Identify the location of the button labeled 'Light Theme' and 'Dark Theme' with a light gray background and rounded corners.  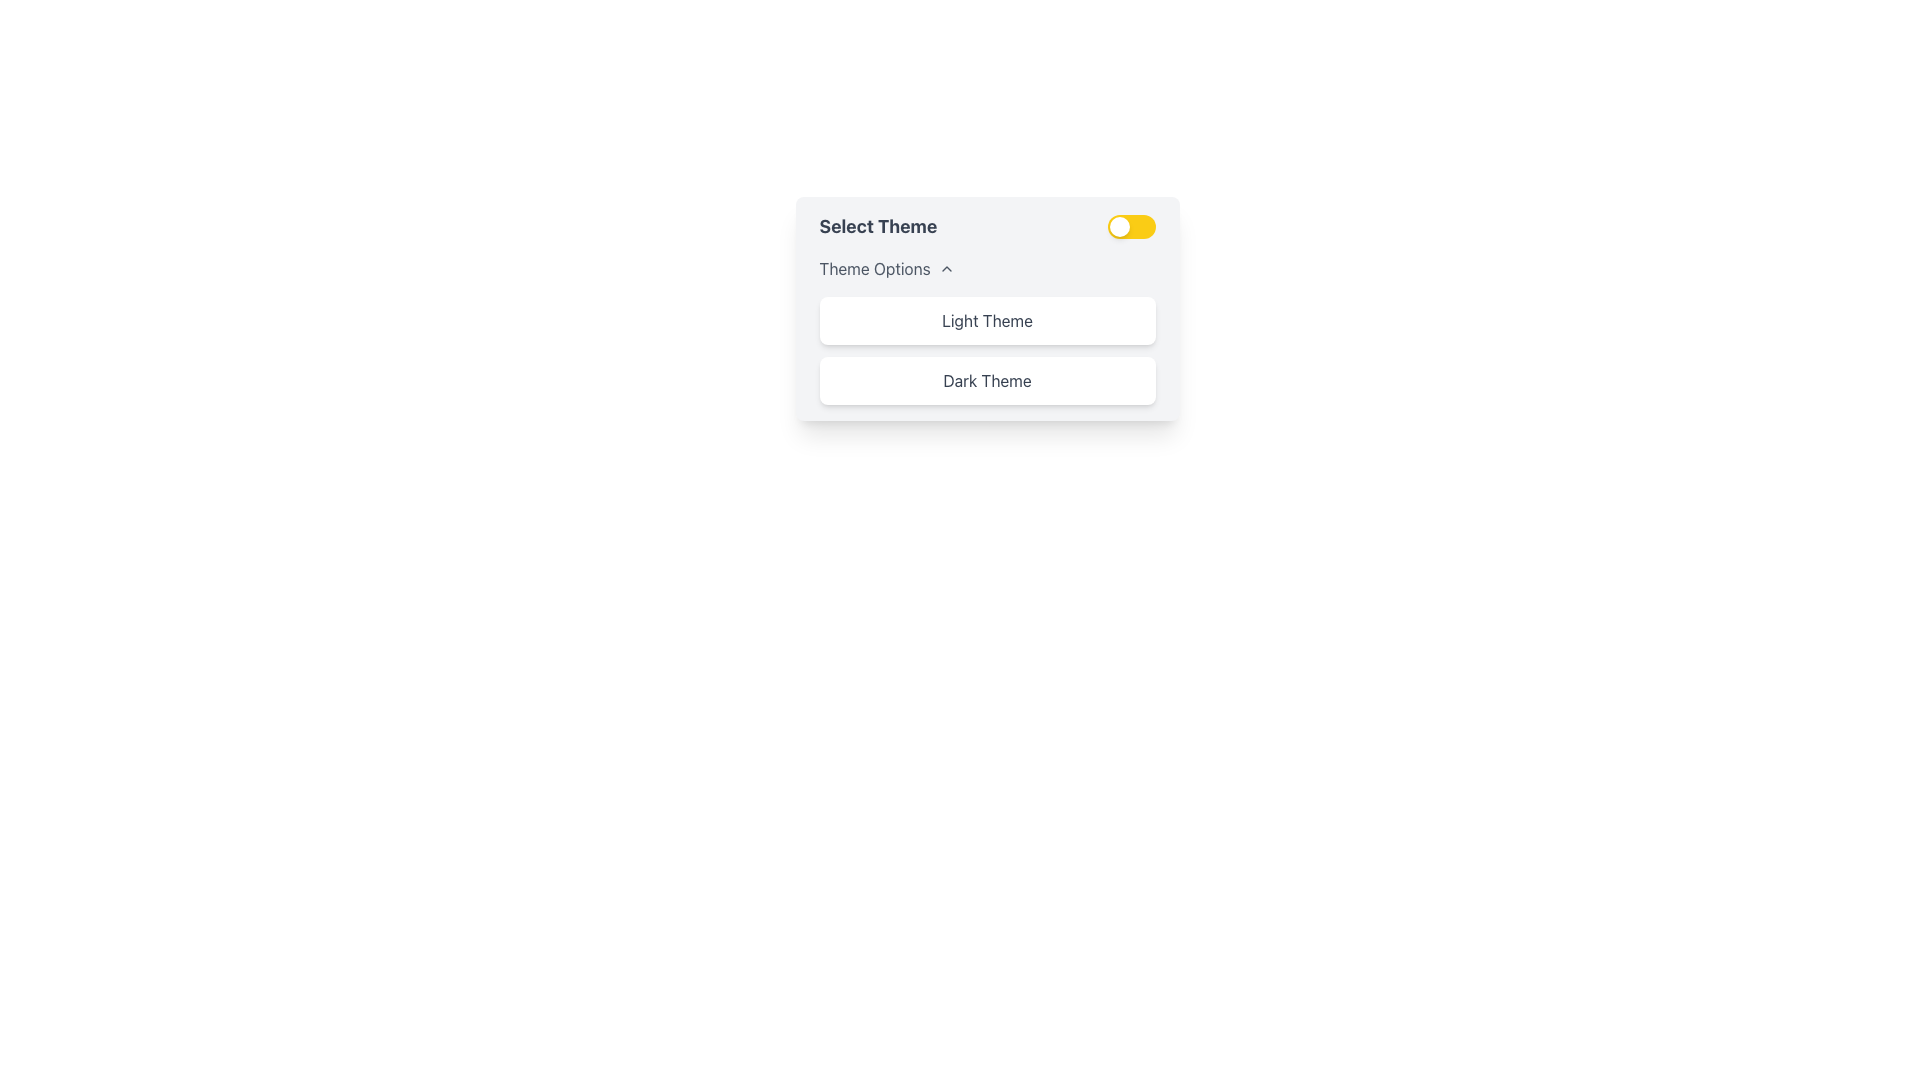
(987, 308).